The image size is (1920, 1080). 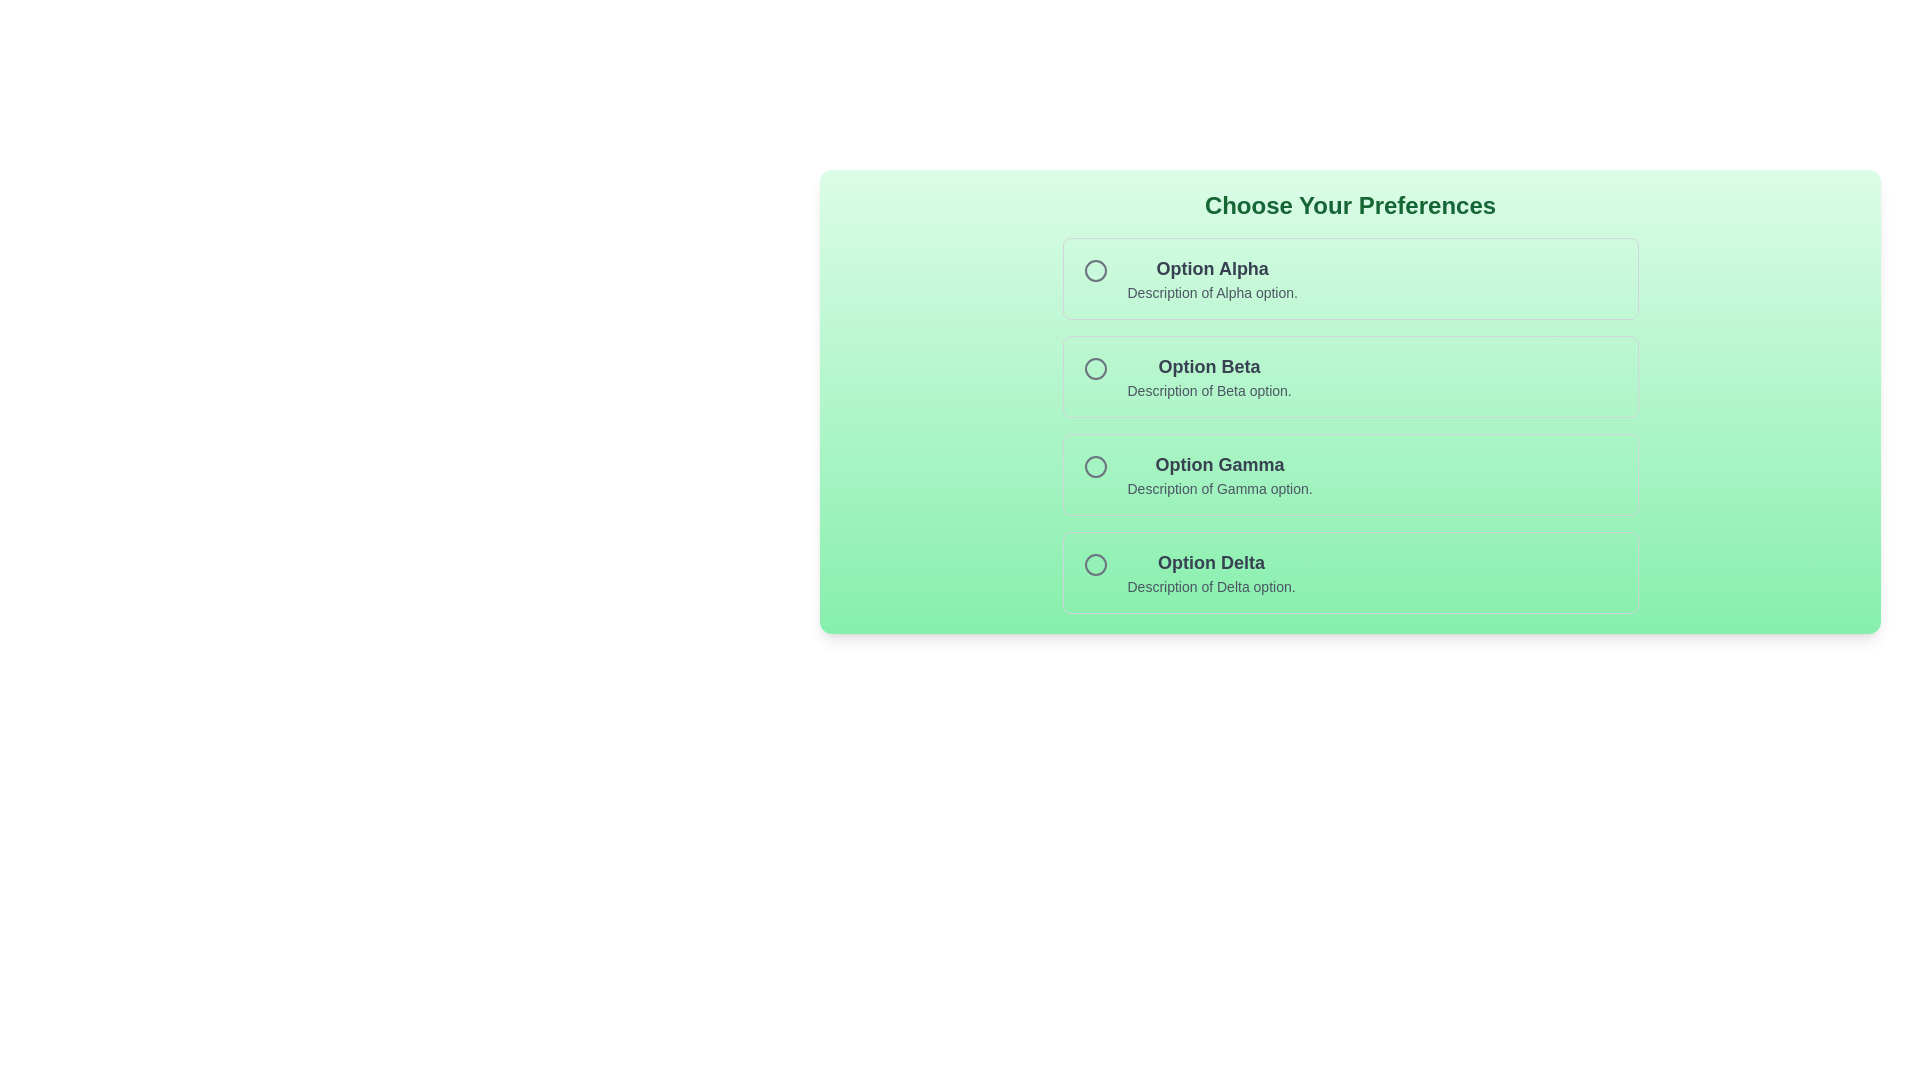 I want to click on the non-interactive Text Label that provides additional information about the 'Gamma' option, located beneath the 'Option Gamma' title, so click(x=1219, y=489).